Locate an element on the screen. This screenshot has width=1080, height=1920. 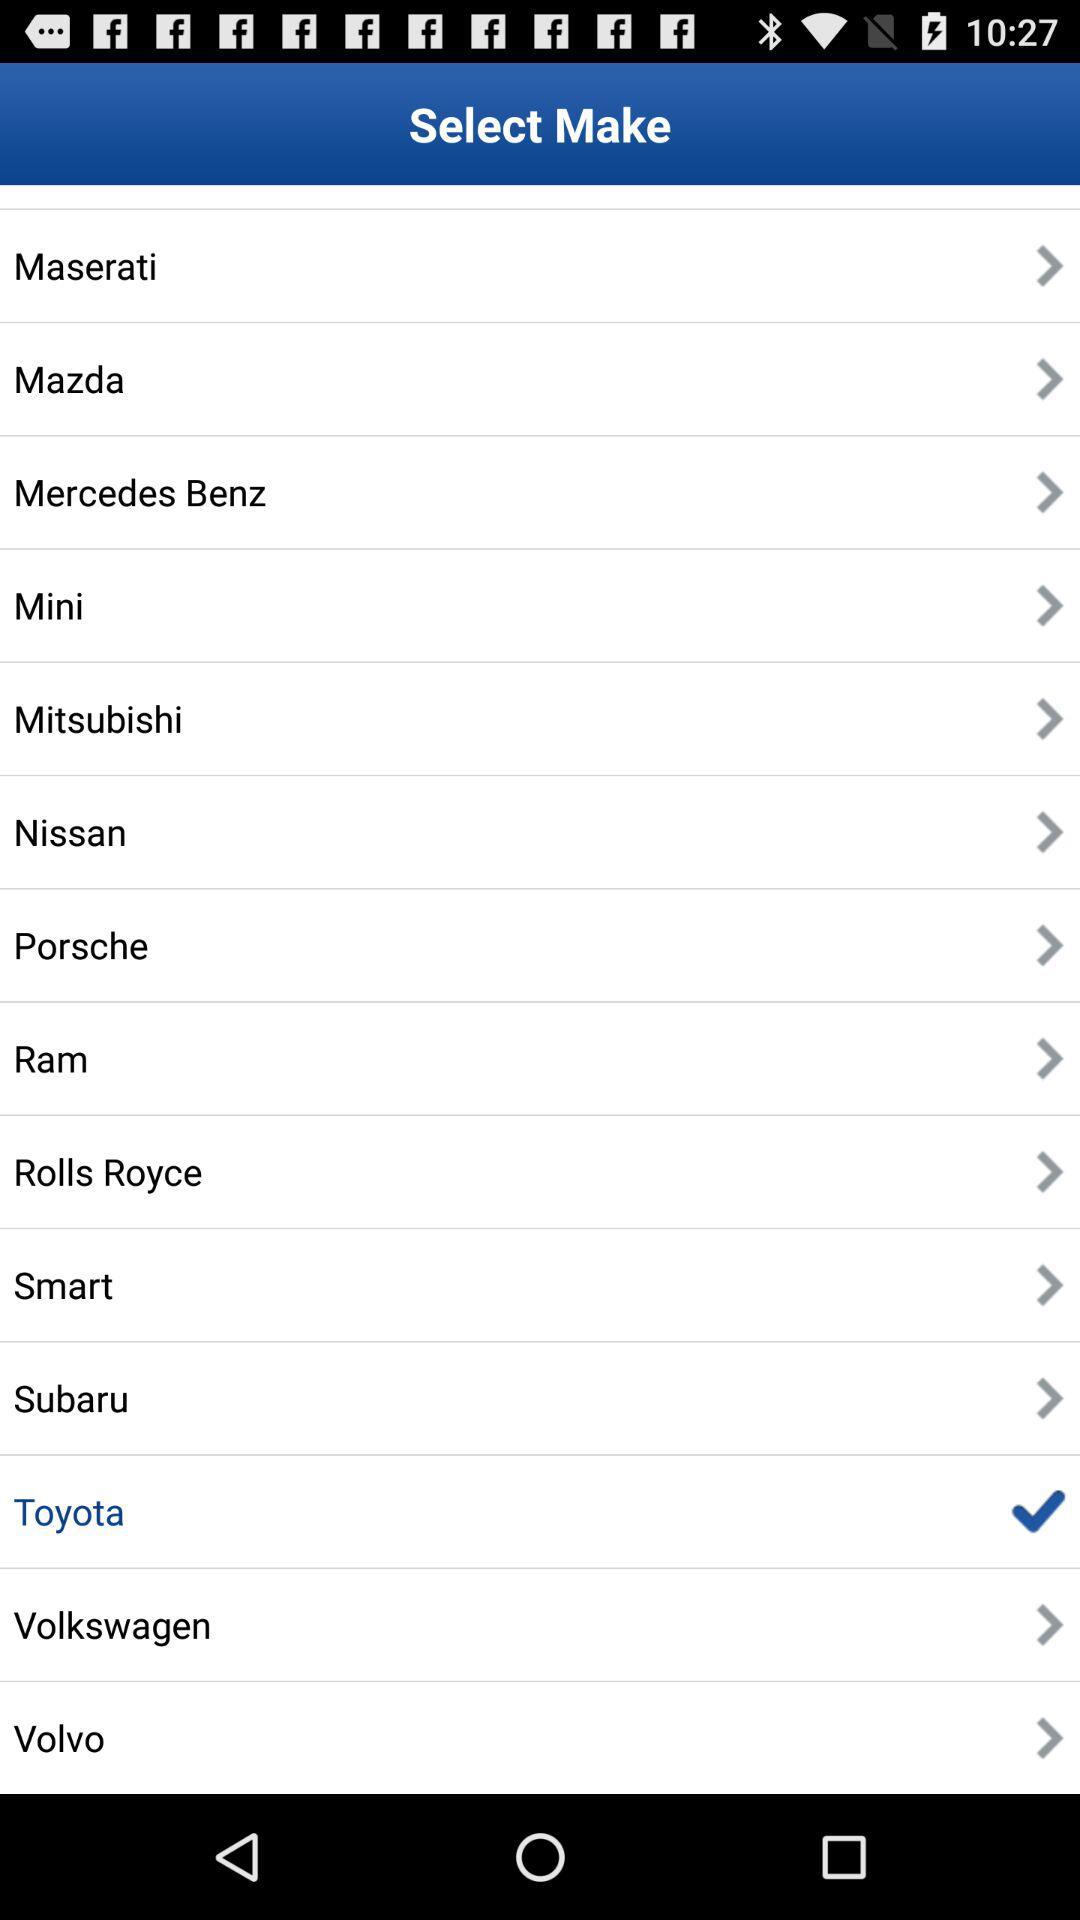
icon above the mazda is located at coordinates (84, 264).